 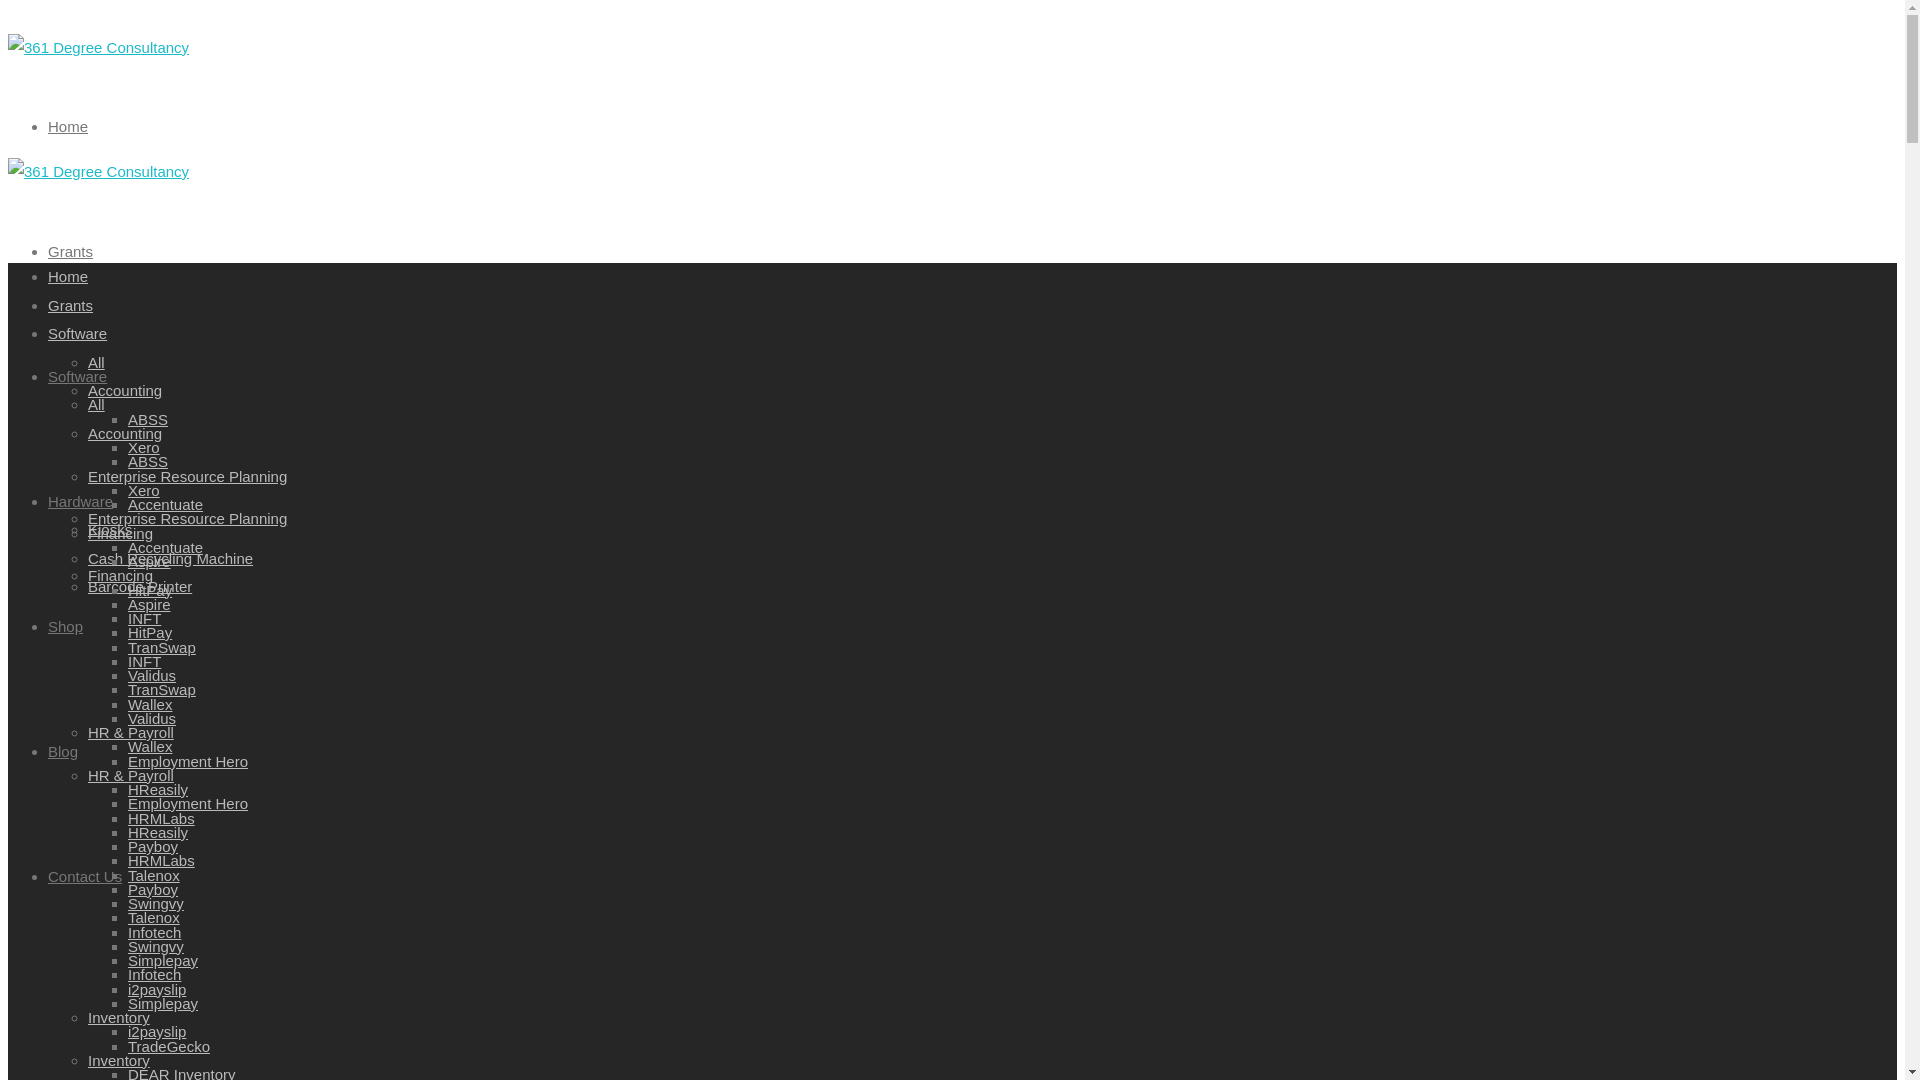 What do you see at coordinates (148, 603) in the screenshot?
I see `'Aspire'` at bounding box center [148, 603].